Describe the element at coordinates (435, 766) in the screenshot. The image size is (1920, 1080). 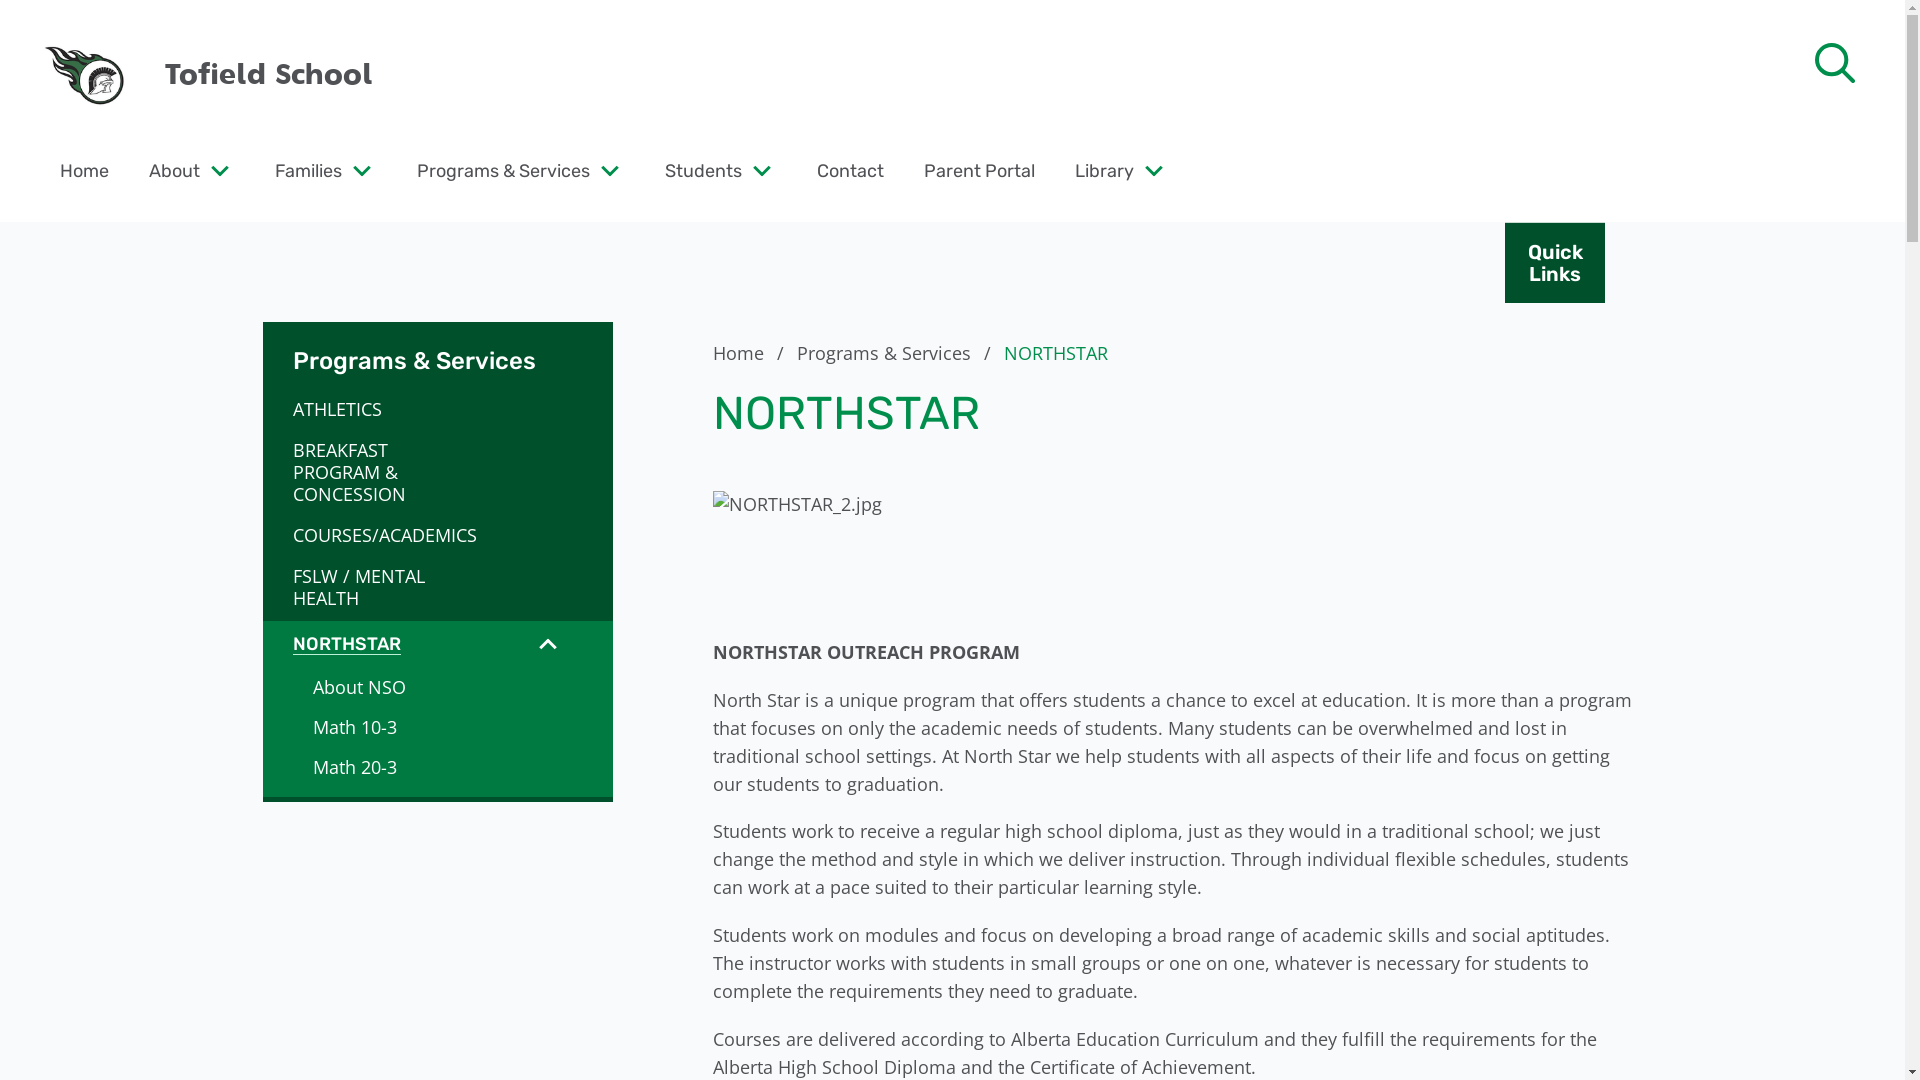
I see `'Math 20-3'` at that location.